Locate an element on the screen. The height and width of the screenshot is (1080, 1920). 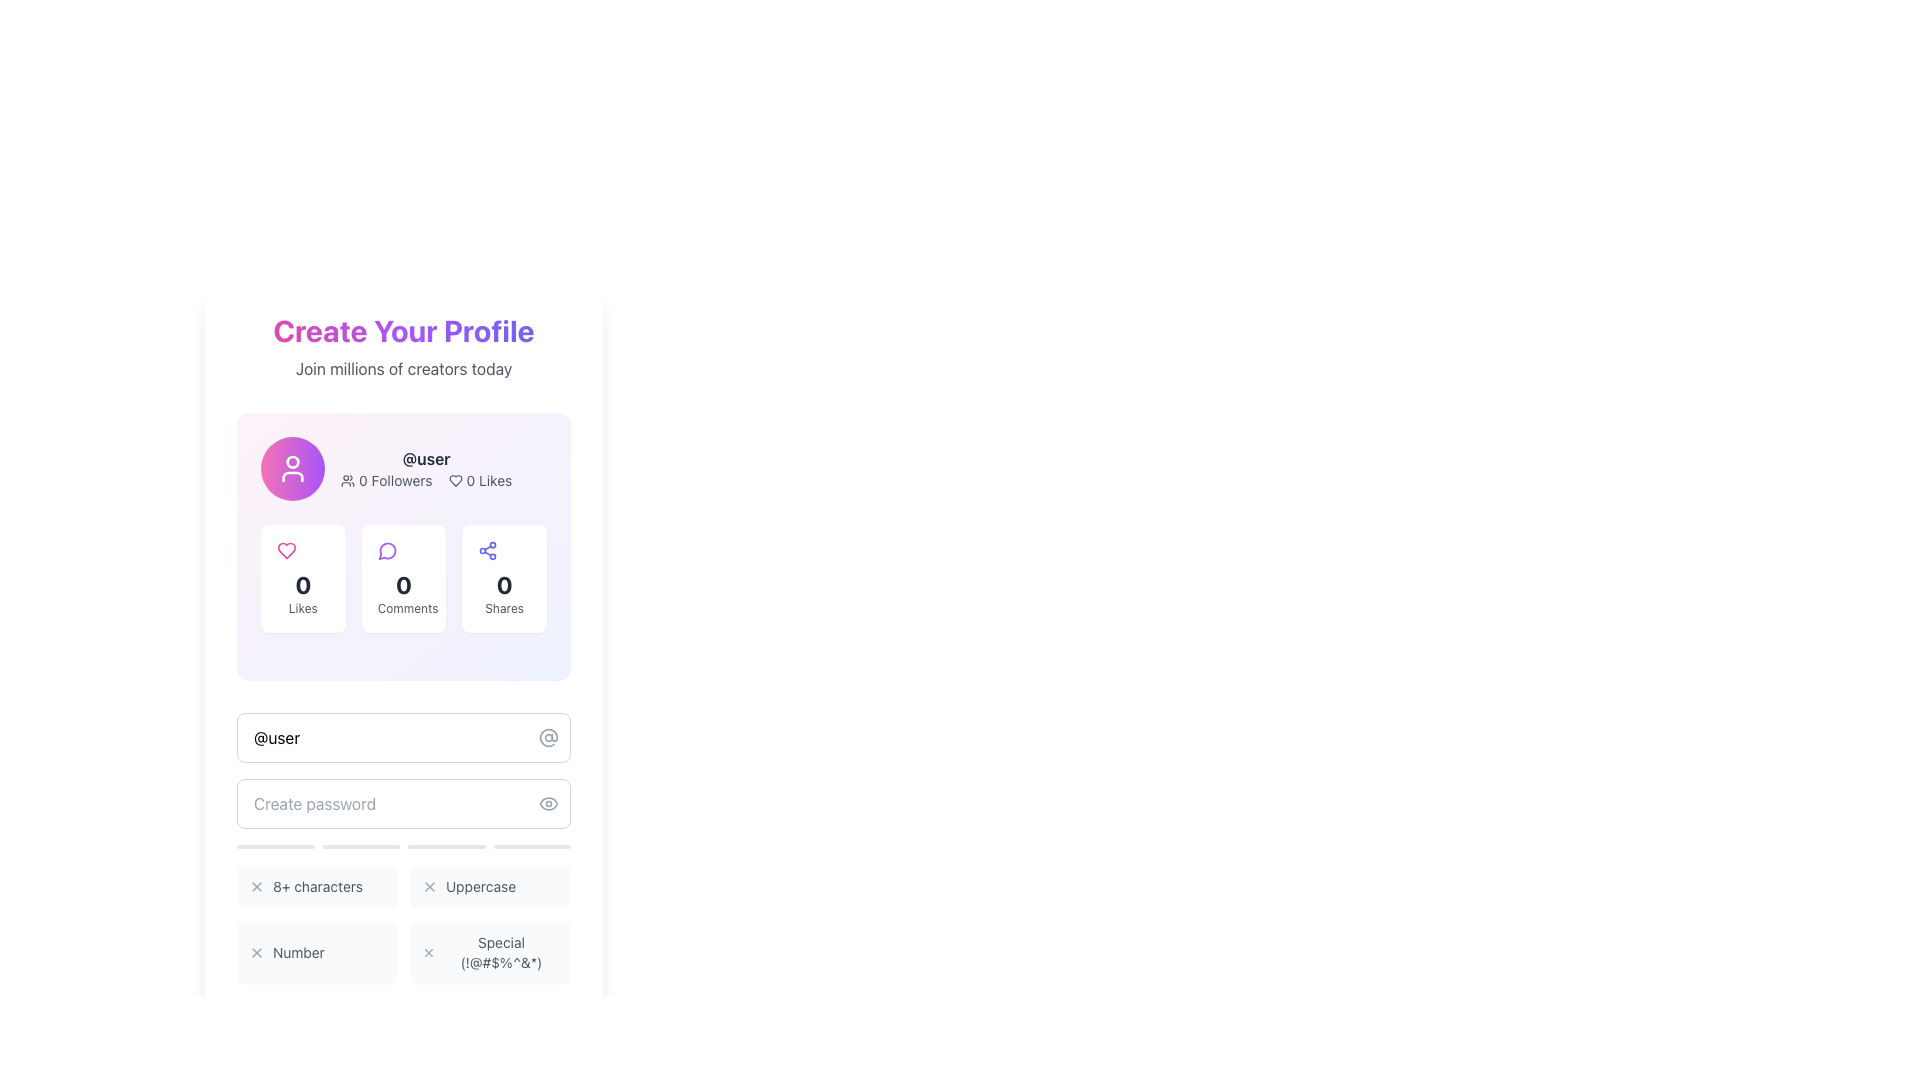
the header and subtitle text display that encourages users to create a profile is located at coordinates (402, 346).